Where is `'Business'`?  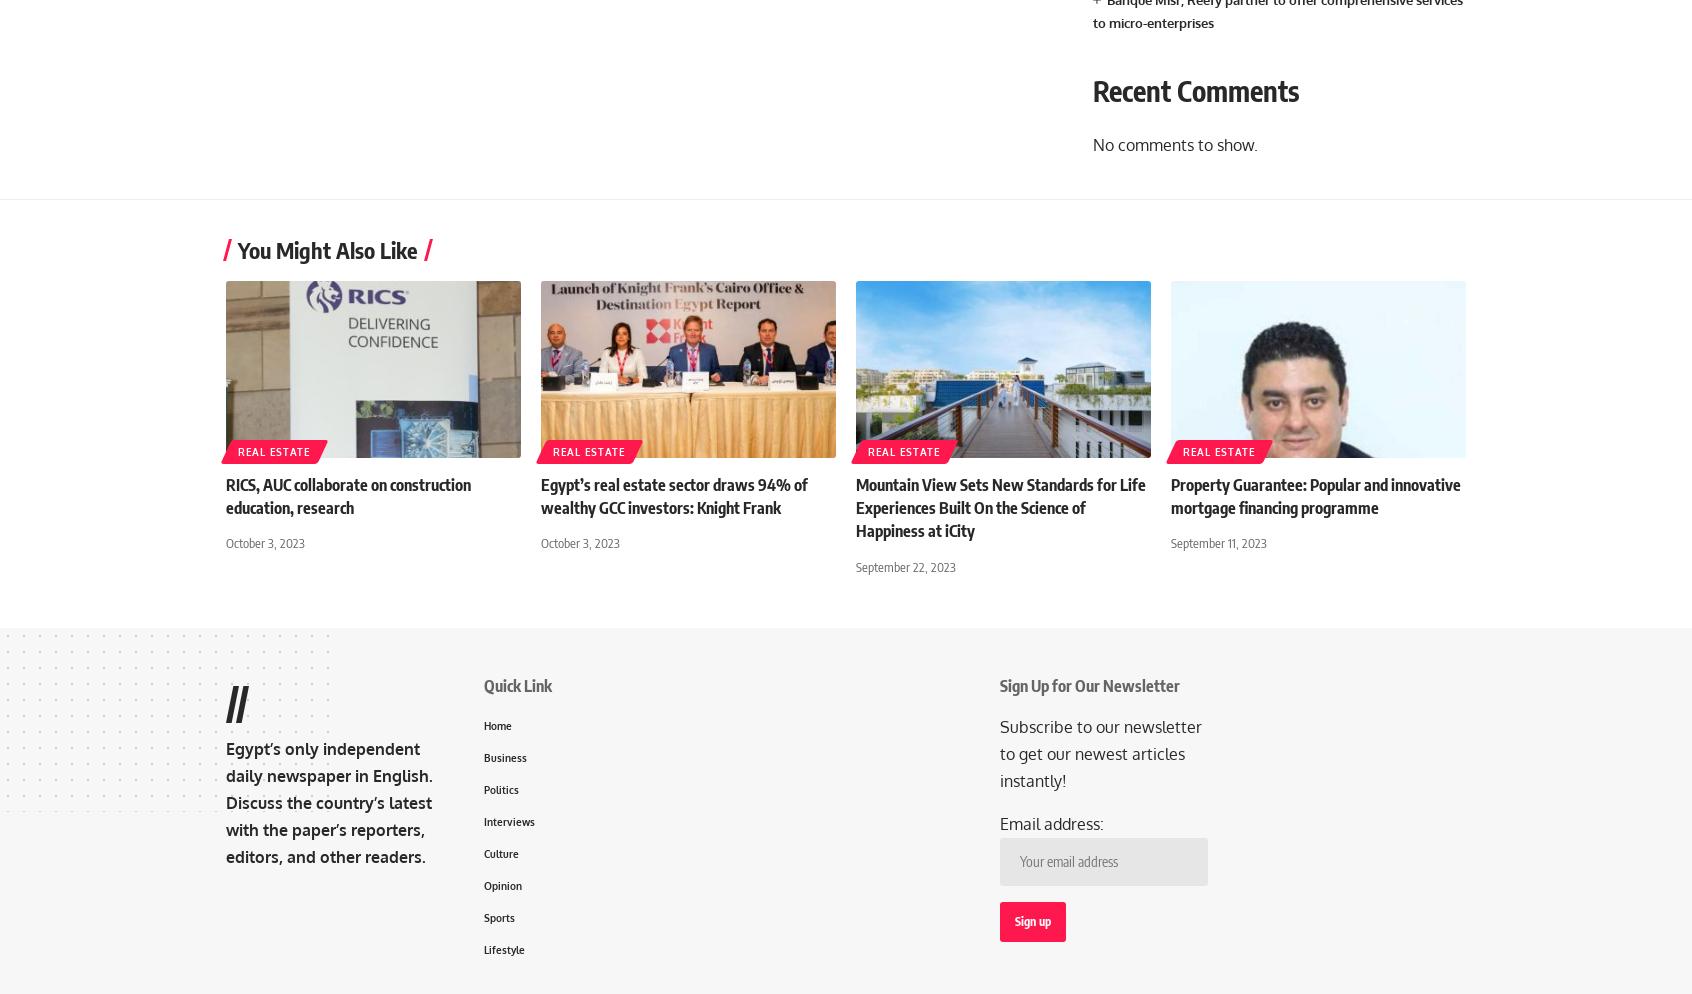 'Business' is located at coordinates (483, 755).